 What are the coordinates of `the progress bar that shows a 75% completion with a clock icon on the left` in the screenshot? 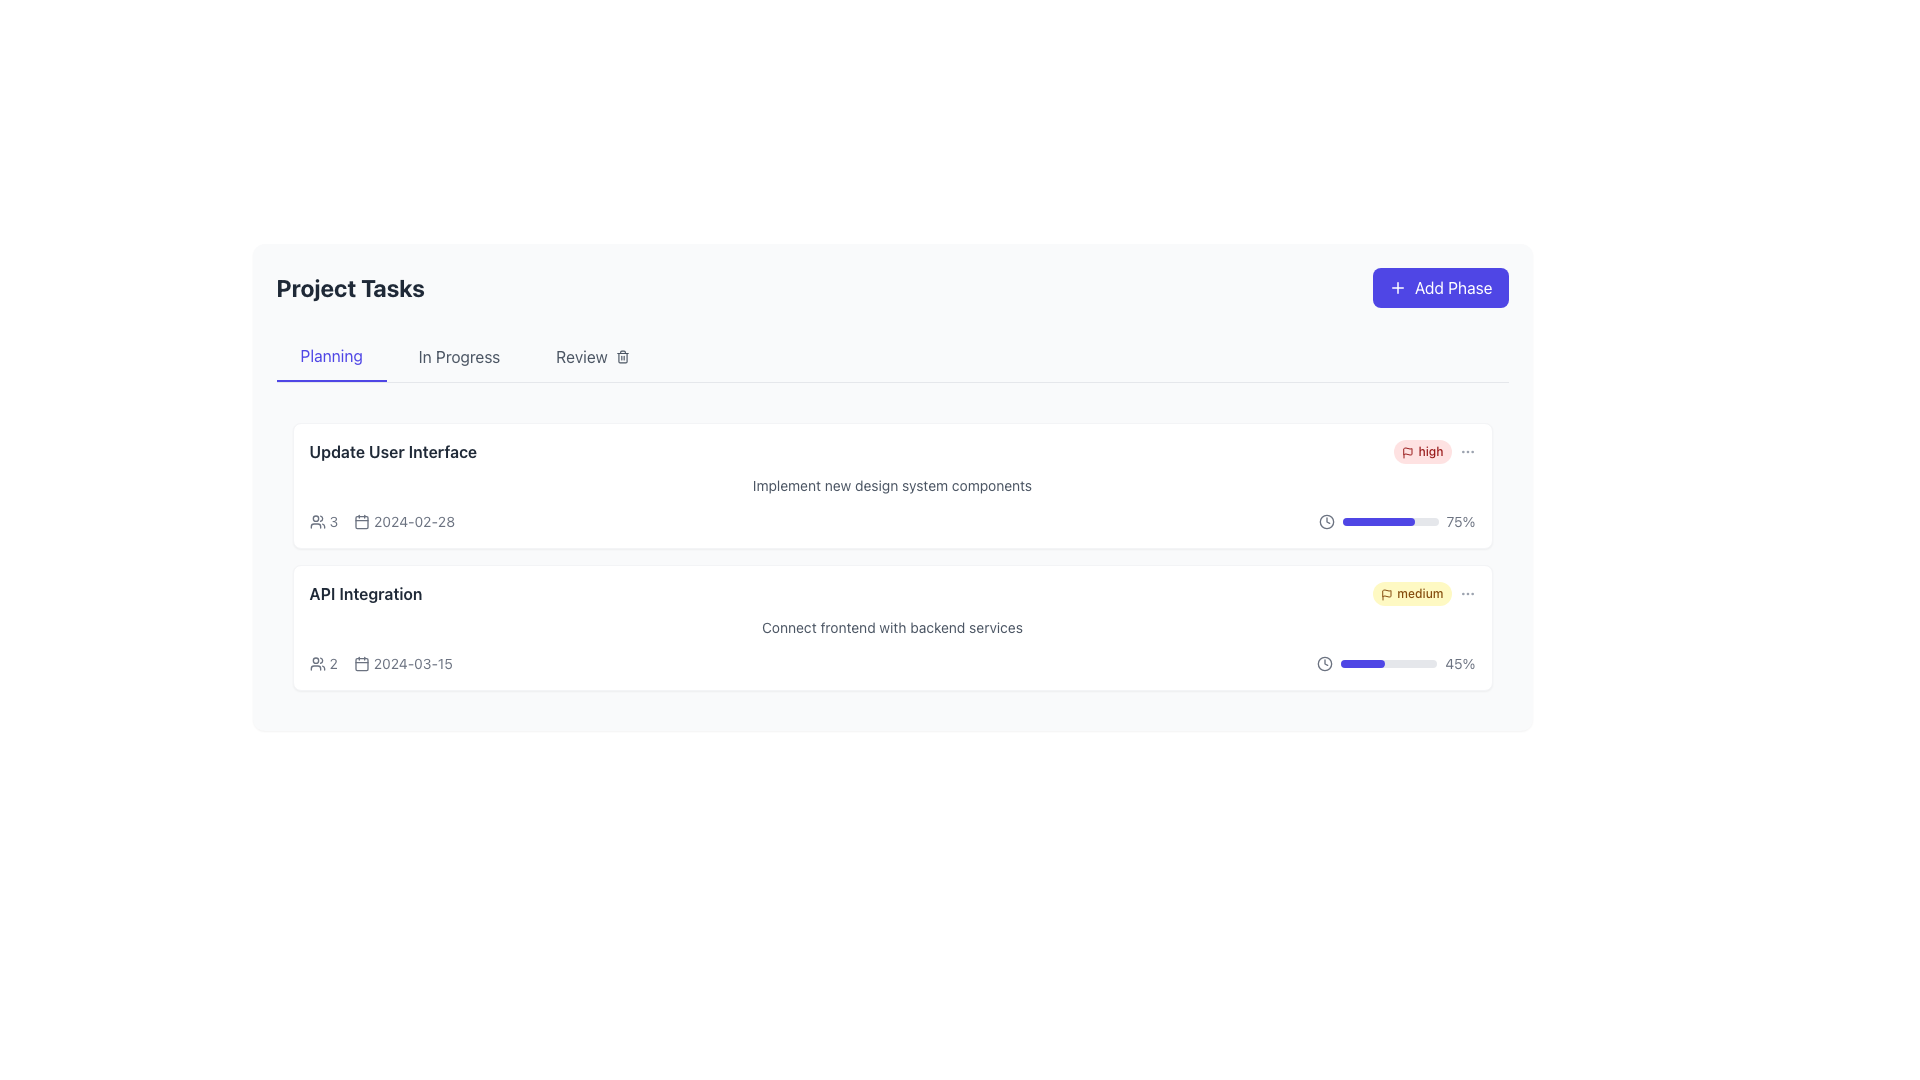 It's located at (1395, 520).